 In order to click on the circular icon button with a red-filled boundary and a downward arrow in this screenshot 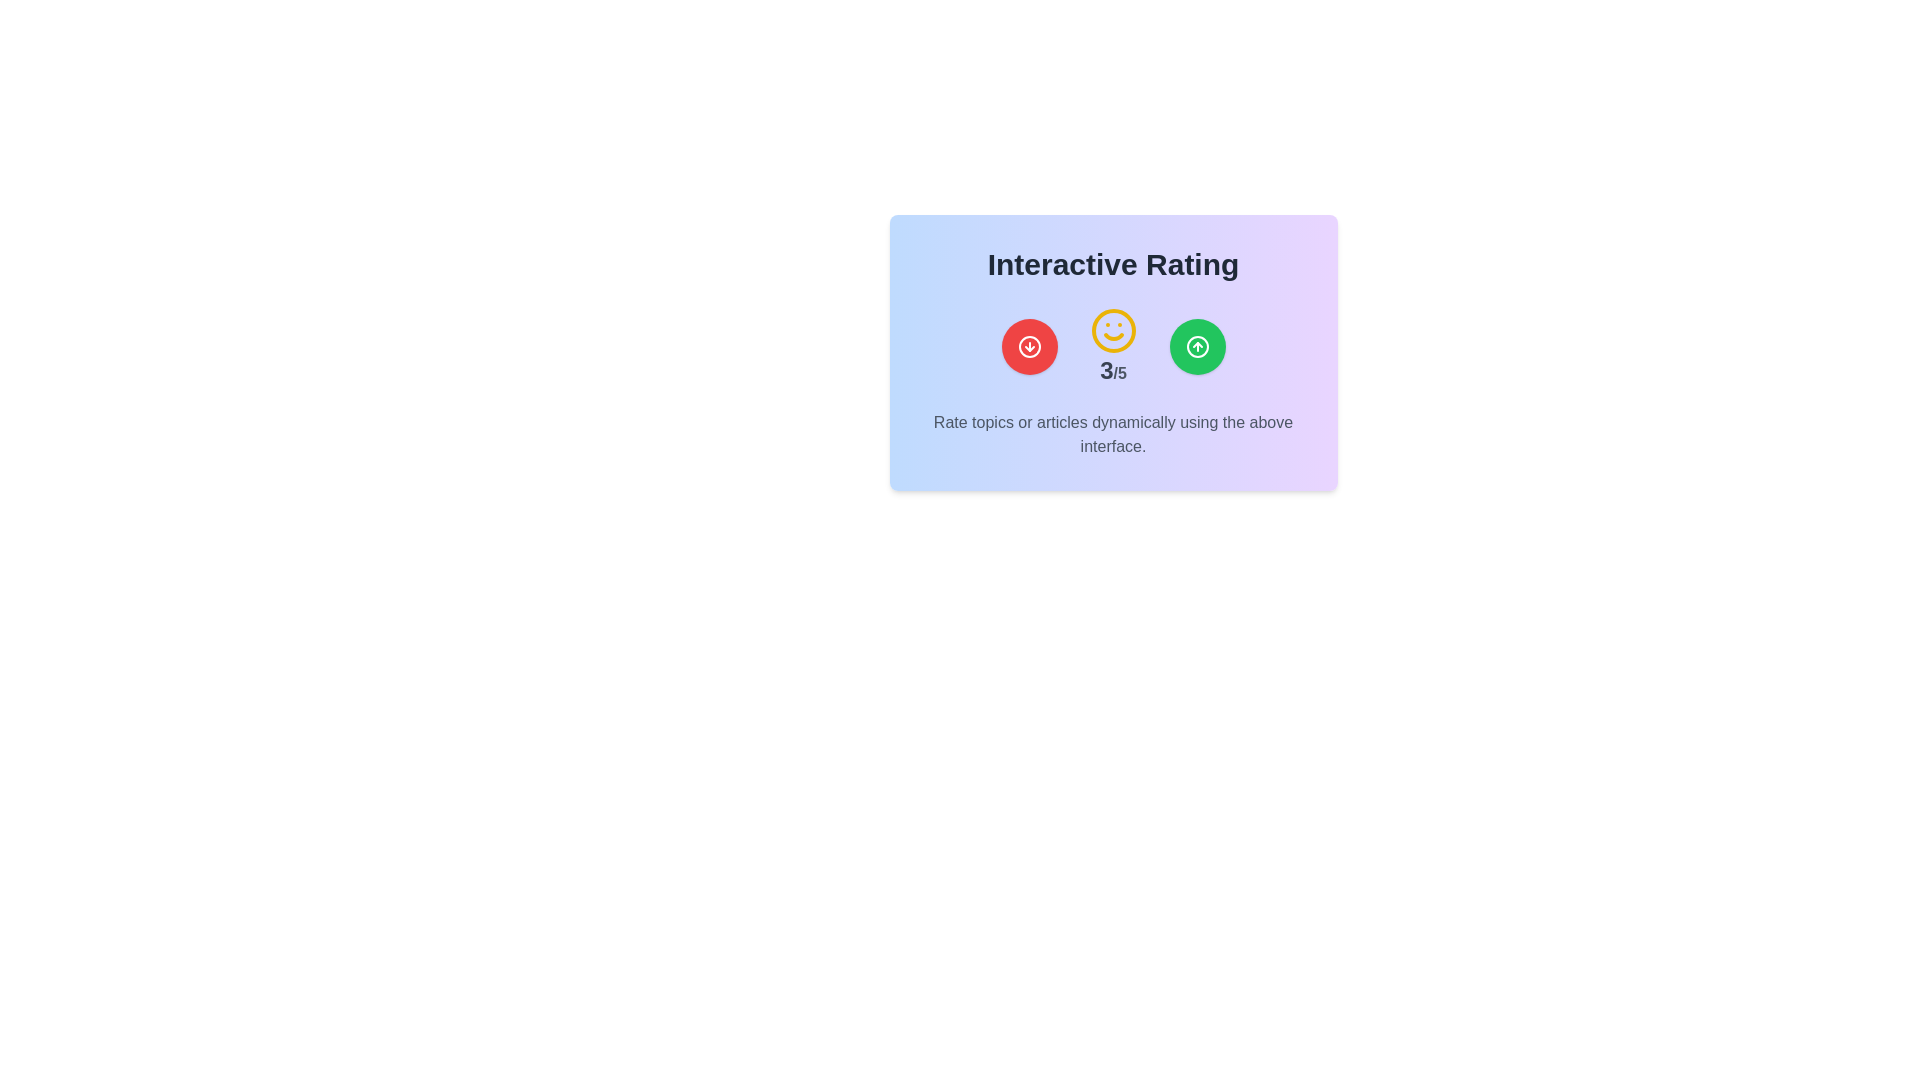, I will do `click(1029, 346)`.